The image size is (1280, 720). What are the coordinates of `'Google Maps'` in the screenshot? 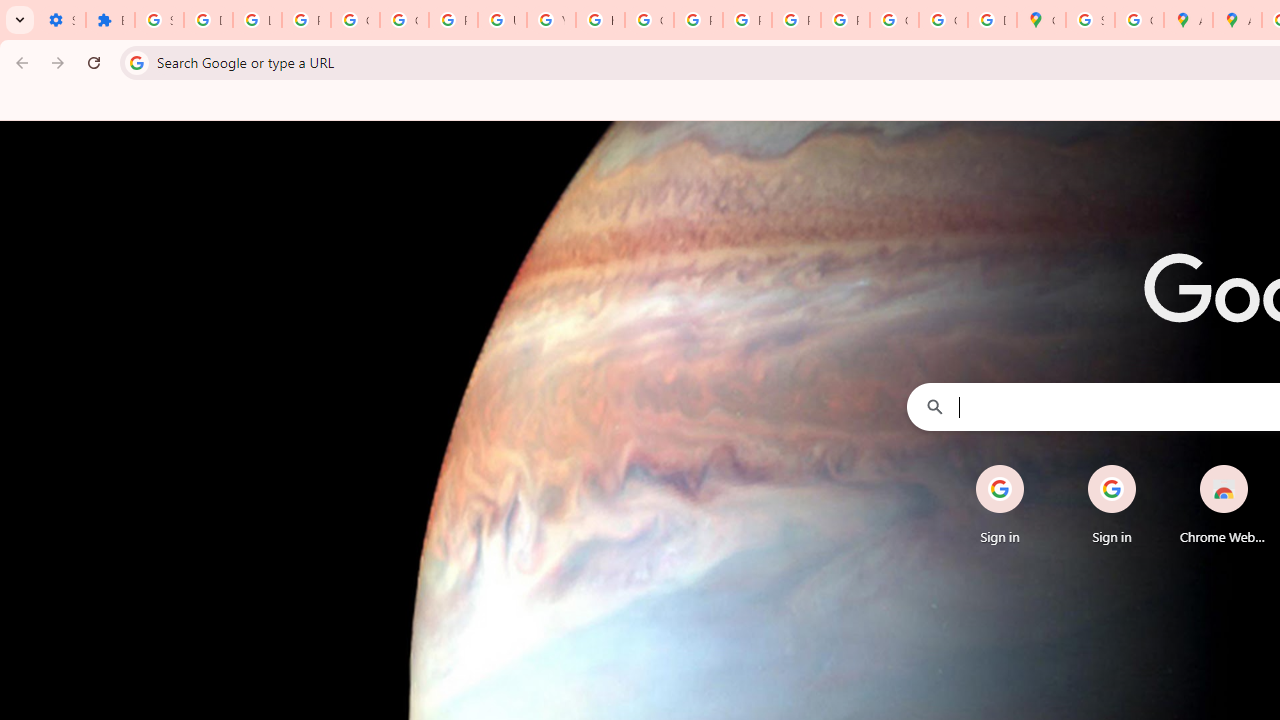 It's located at (1040, 20).